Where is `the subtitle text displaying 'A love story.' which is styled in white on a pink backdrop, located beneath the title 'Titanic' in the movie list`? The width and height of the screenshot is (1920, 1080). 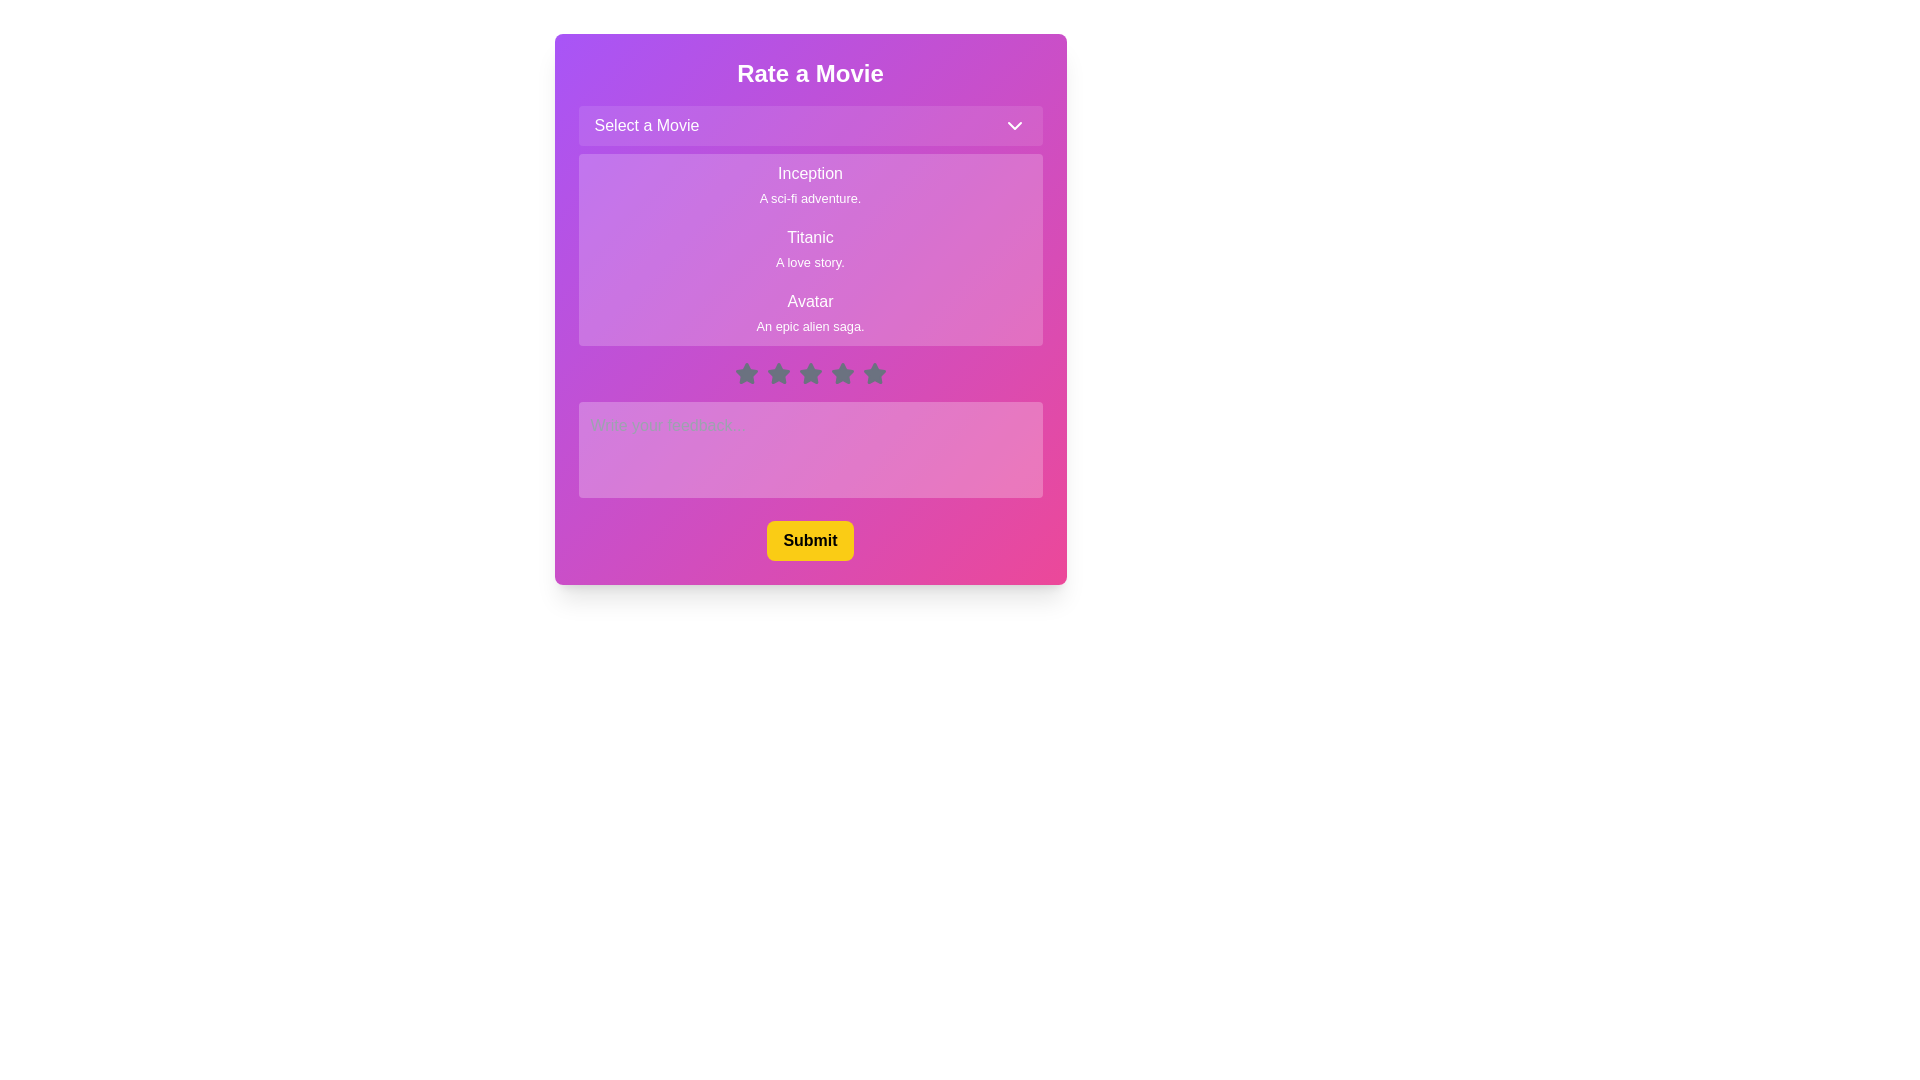
the subtitle text displaying 'A love story.' which is styled in white on a pink backdrop, located beneath the title 'Titanic' in the movie list is located at coordinates (810, 261).